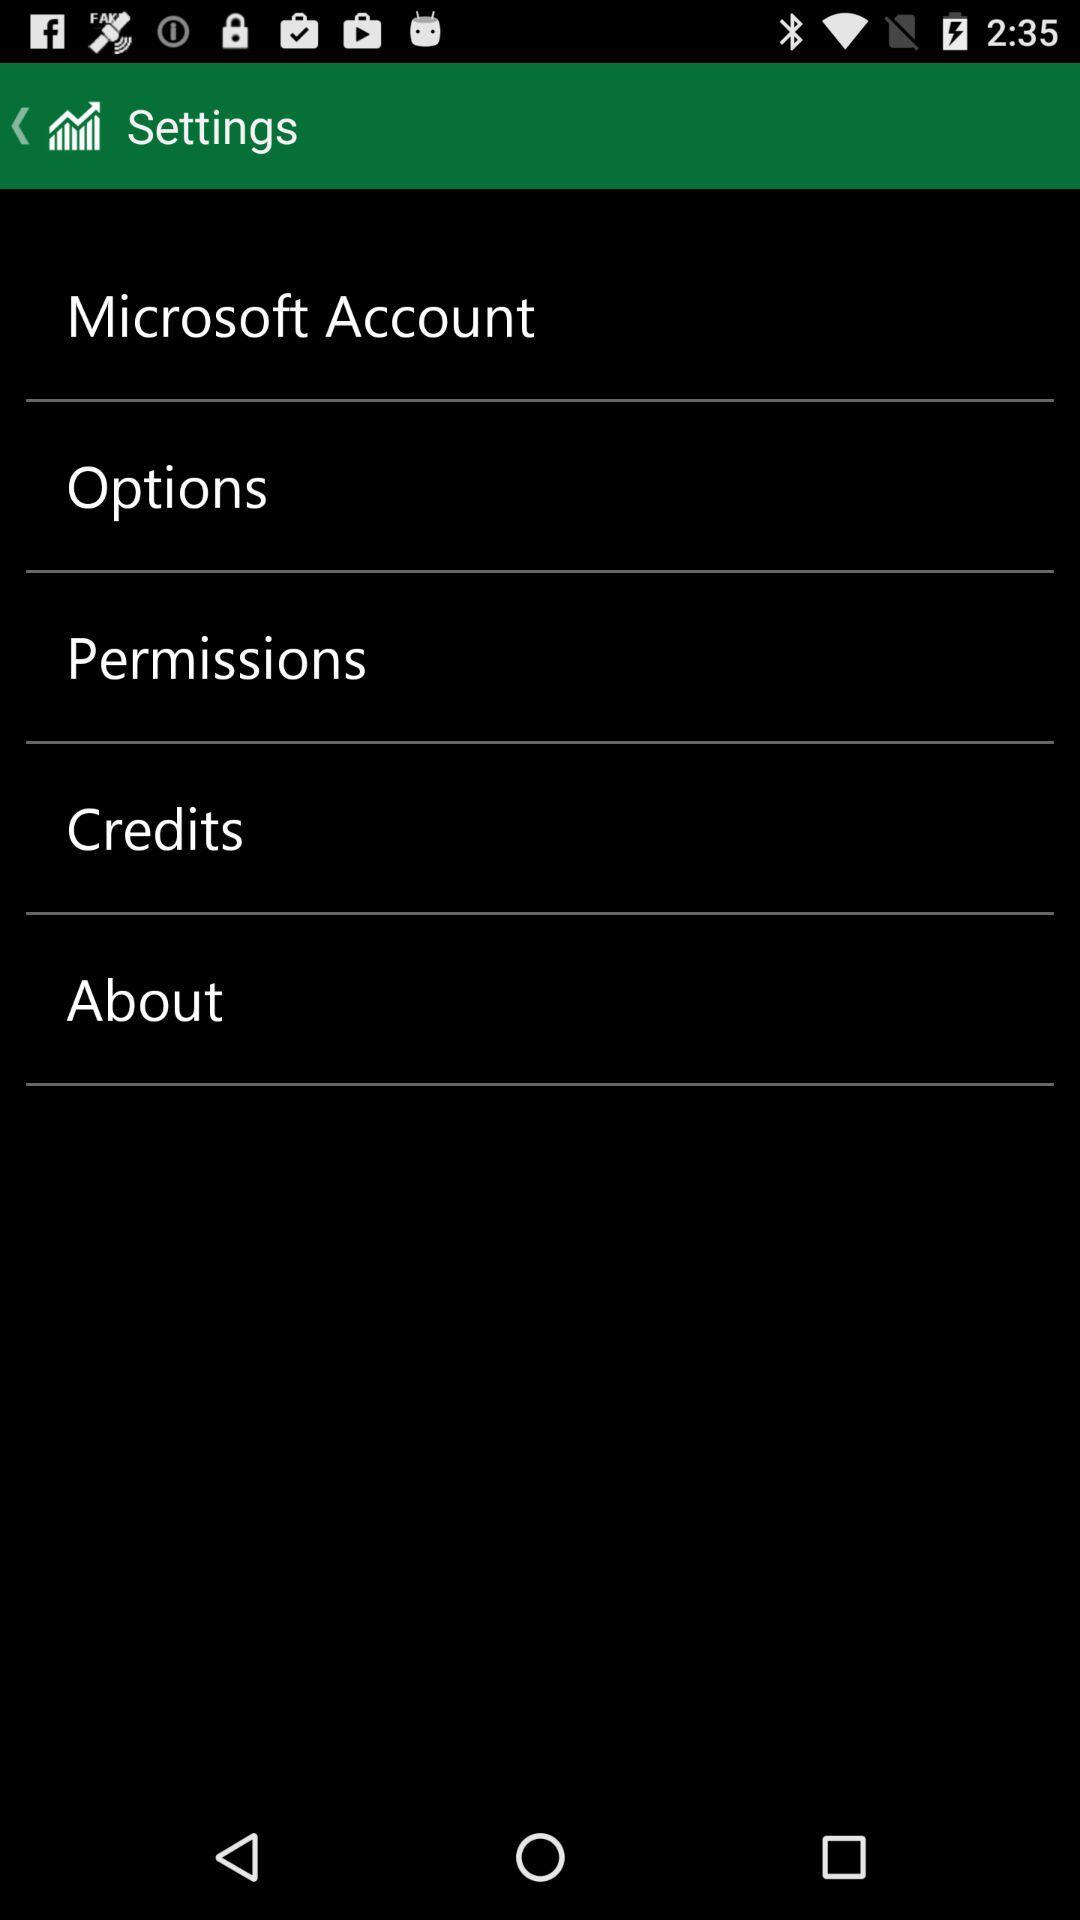 This screenshot has width=1080, height=1920. Describe the element at coordinates (166, 485) in the screenshot. I see `options` at that location.